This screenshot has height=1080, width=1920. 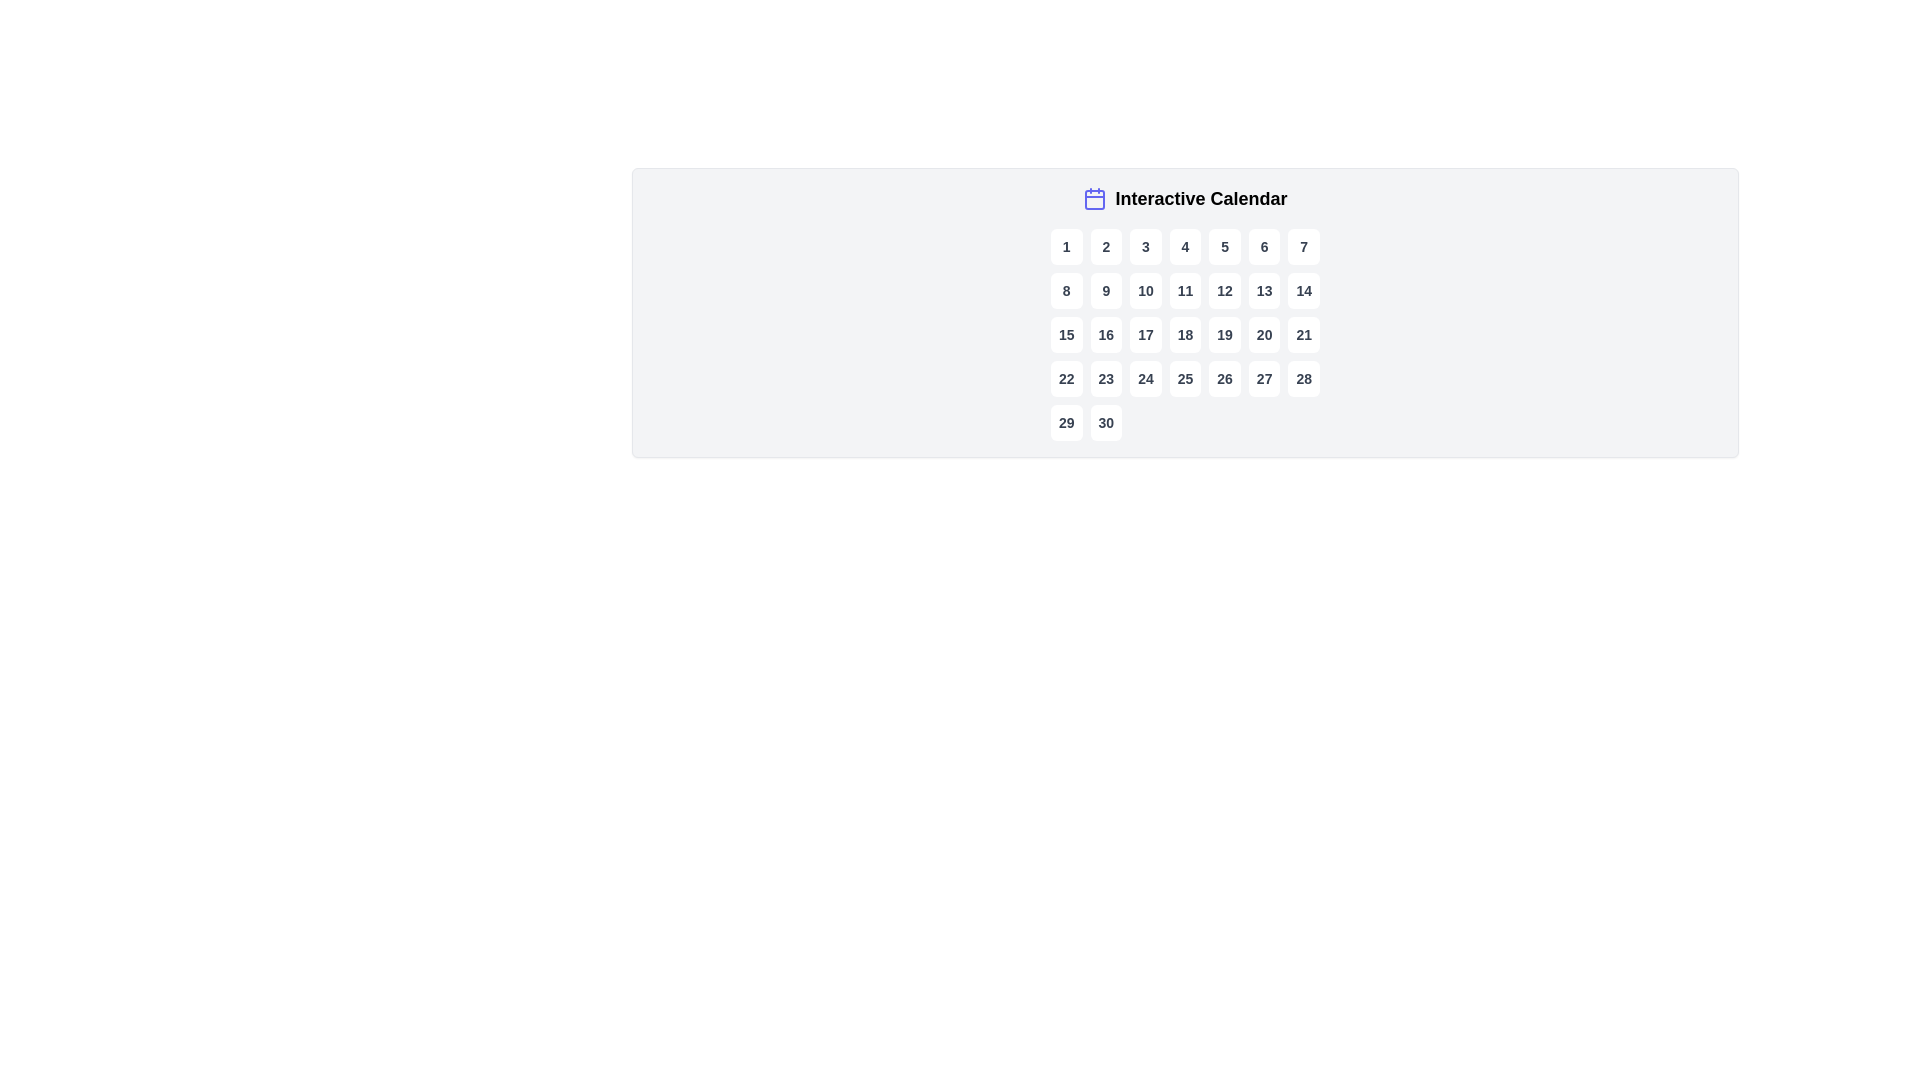 I want to click on the square button labeled '3' with a white background and gray text, located in the first row and third column of the grid in the 'Interactive Calendar' panel, so click(x=1145, y=245).